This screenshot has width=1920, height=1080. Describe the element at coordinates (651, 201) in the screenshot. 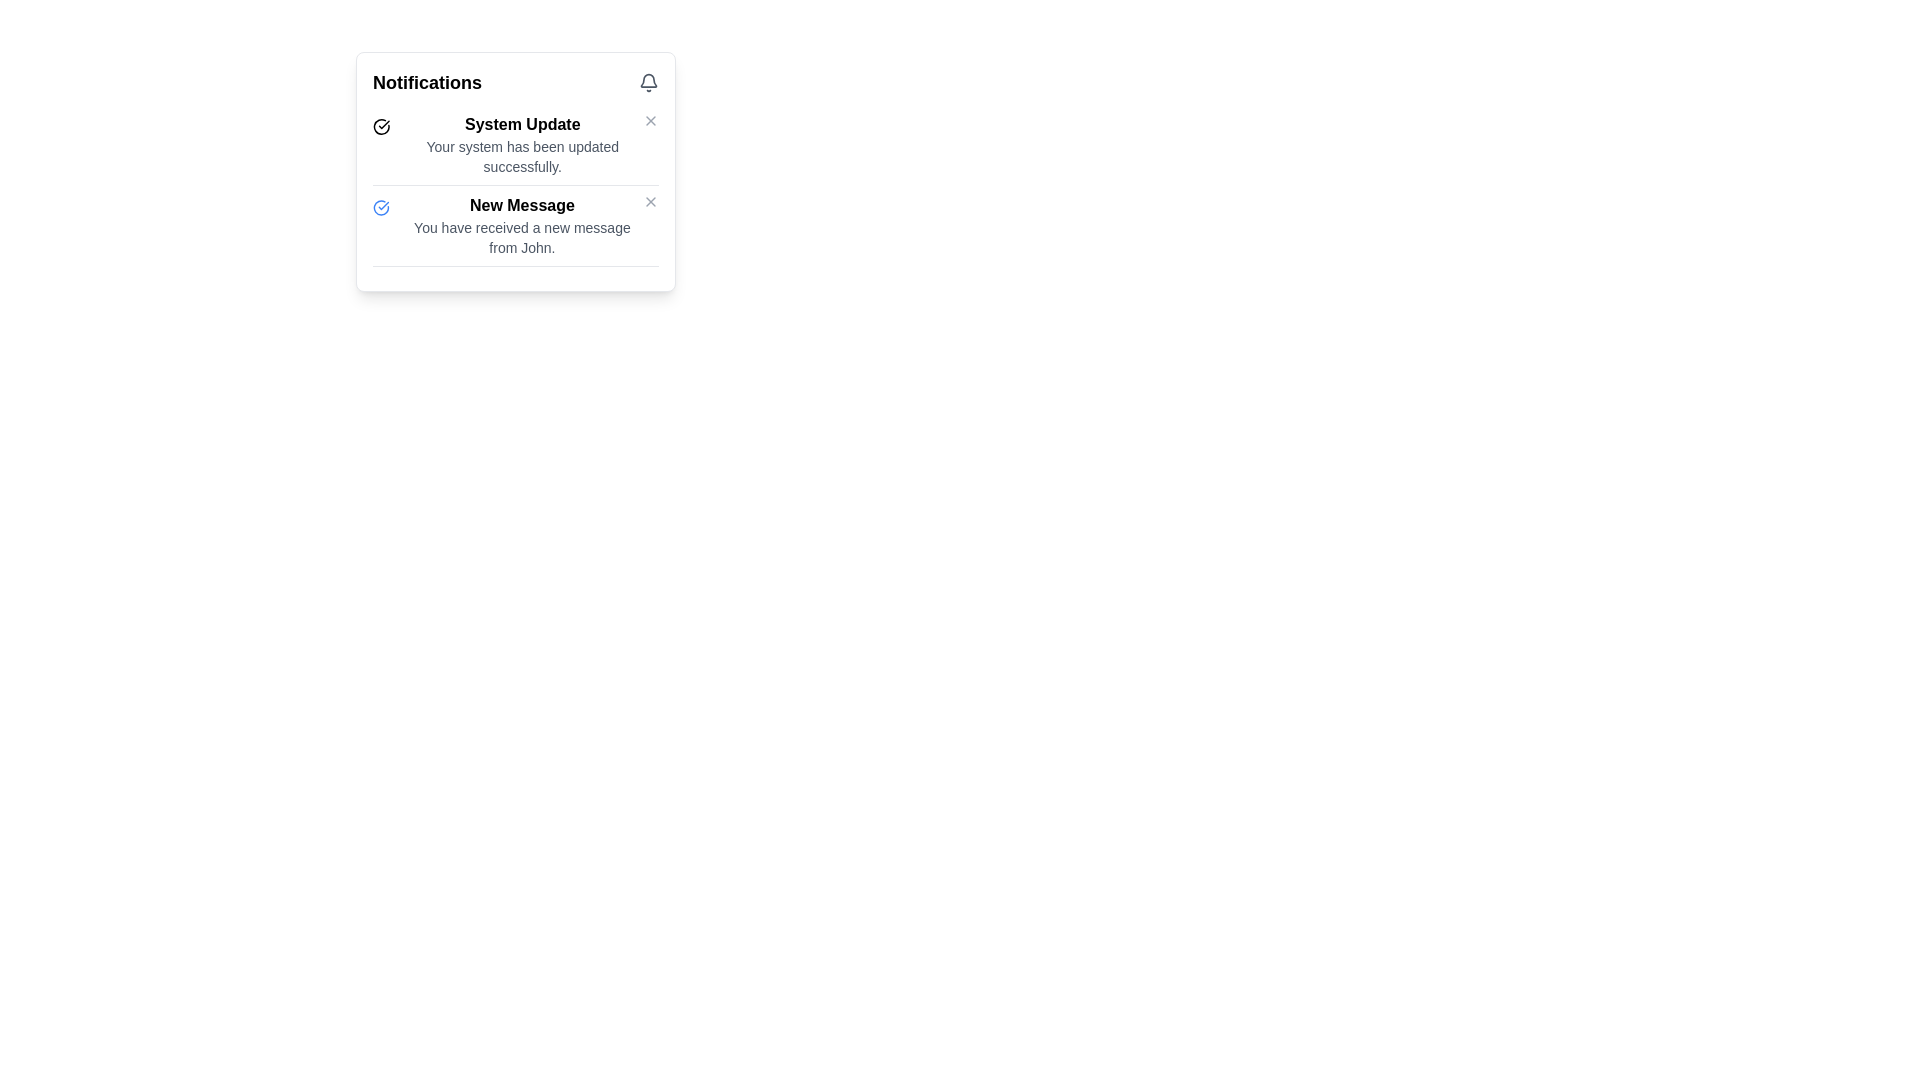

I see `the close button (X icon) located at the top right corner of the 'New Message' section in the notifications list` at that location.